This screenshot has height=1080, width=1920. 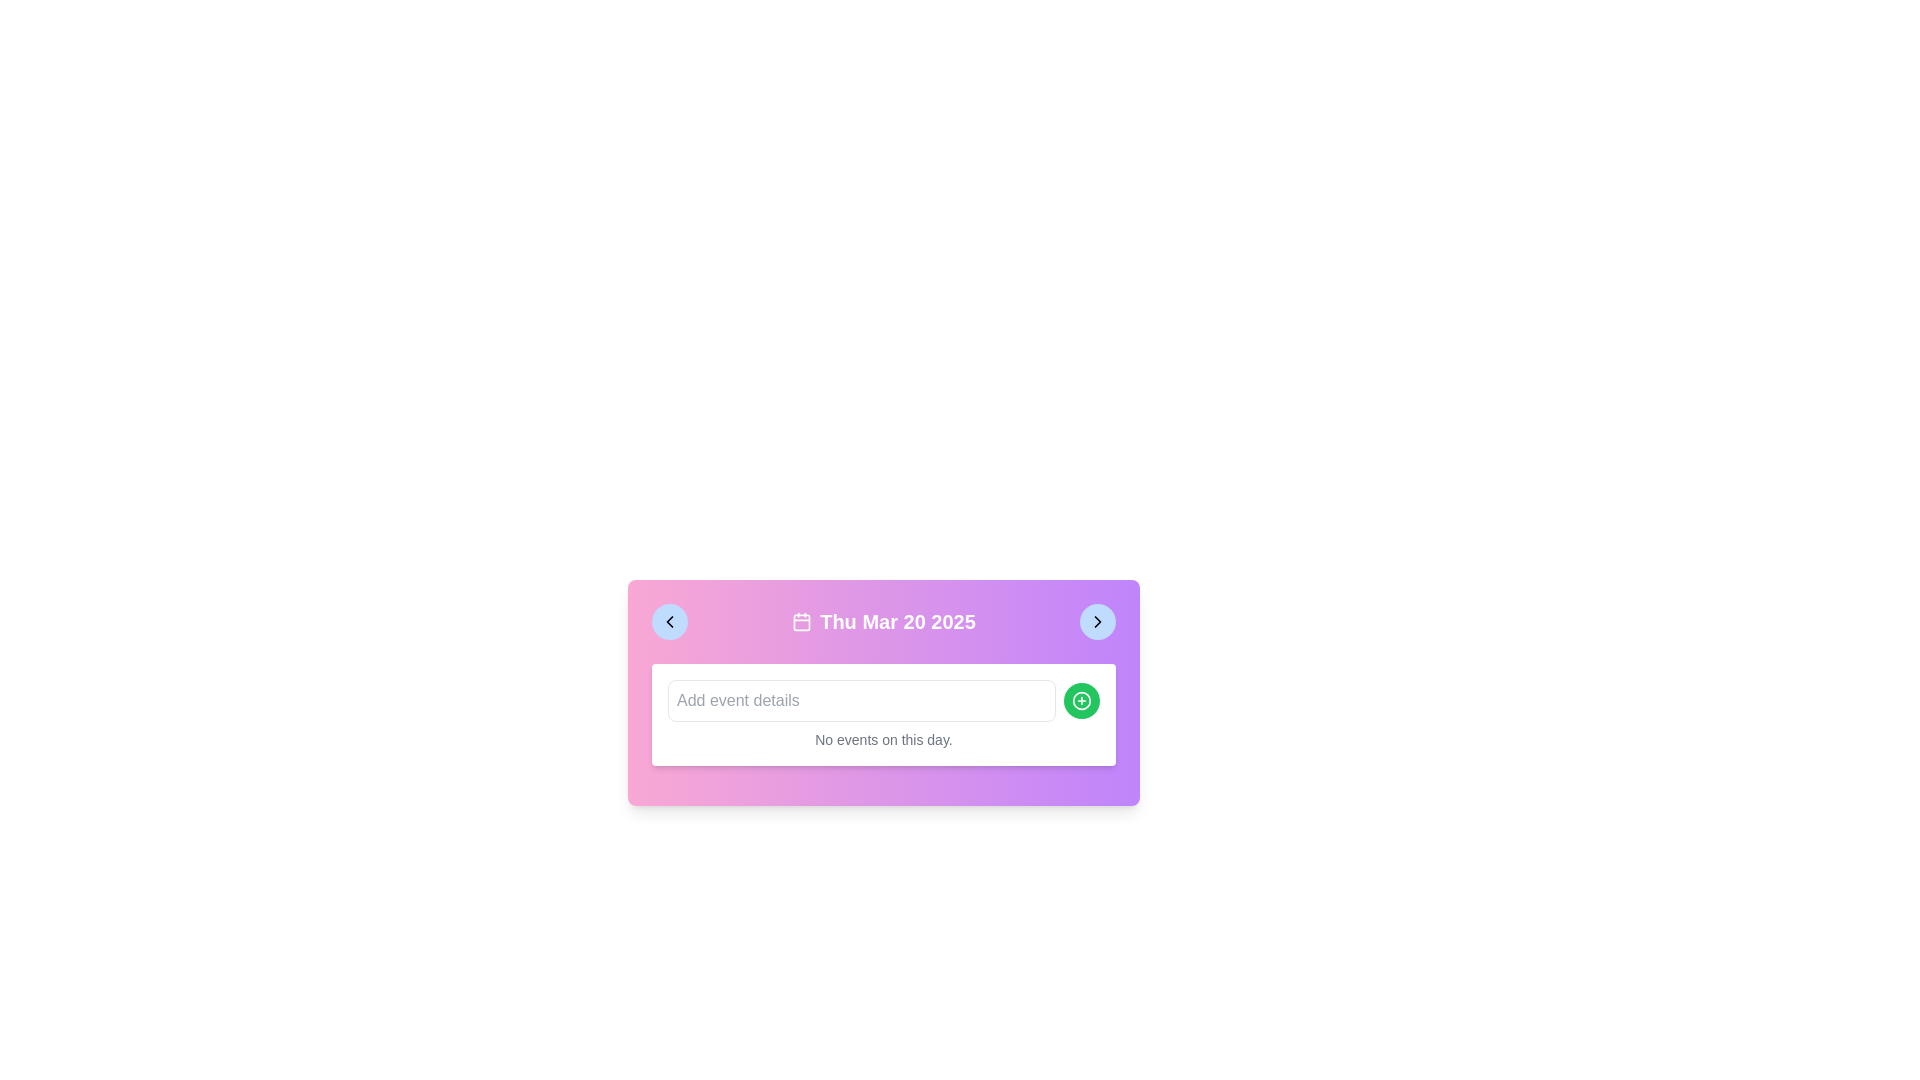 I want to click on the text label that displays the currently selected date, located in the center-top portion of a card-like component, aligned to the right of a calendar icon and between two navigation buttons, so click(x=896, y=620).